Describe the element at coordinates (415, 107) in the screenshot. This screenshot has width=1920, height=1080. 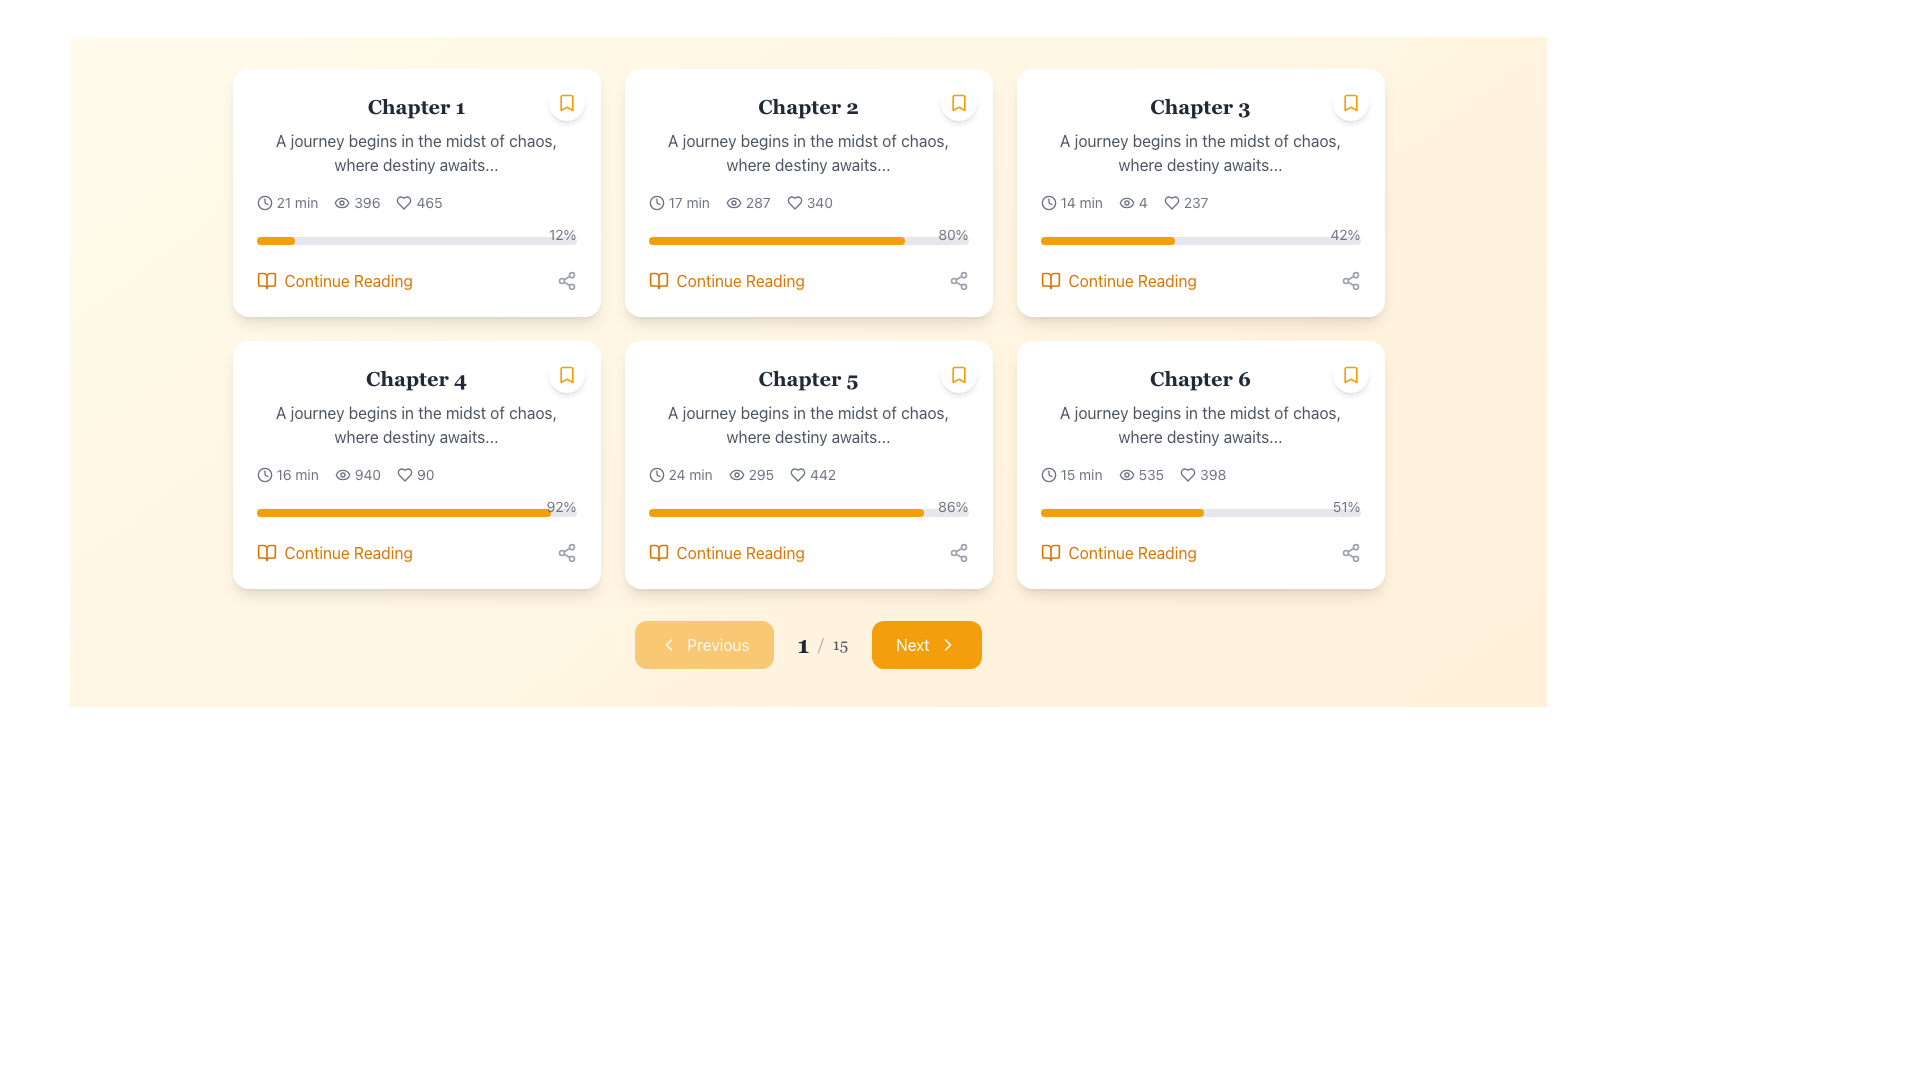
I see `the 'Chapter 1' text heading, which is a large, bold-serif styled label located at the top of a card element in the upper left section of a 2x3 grid layout` at that location.